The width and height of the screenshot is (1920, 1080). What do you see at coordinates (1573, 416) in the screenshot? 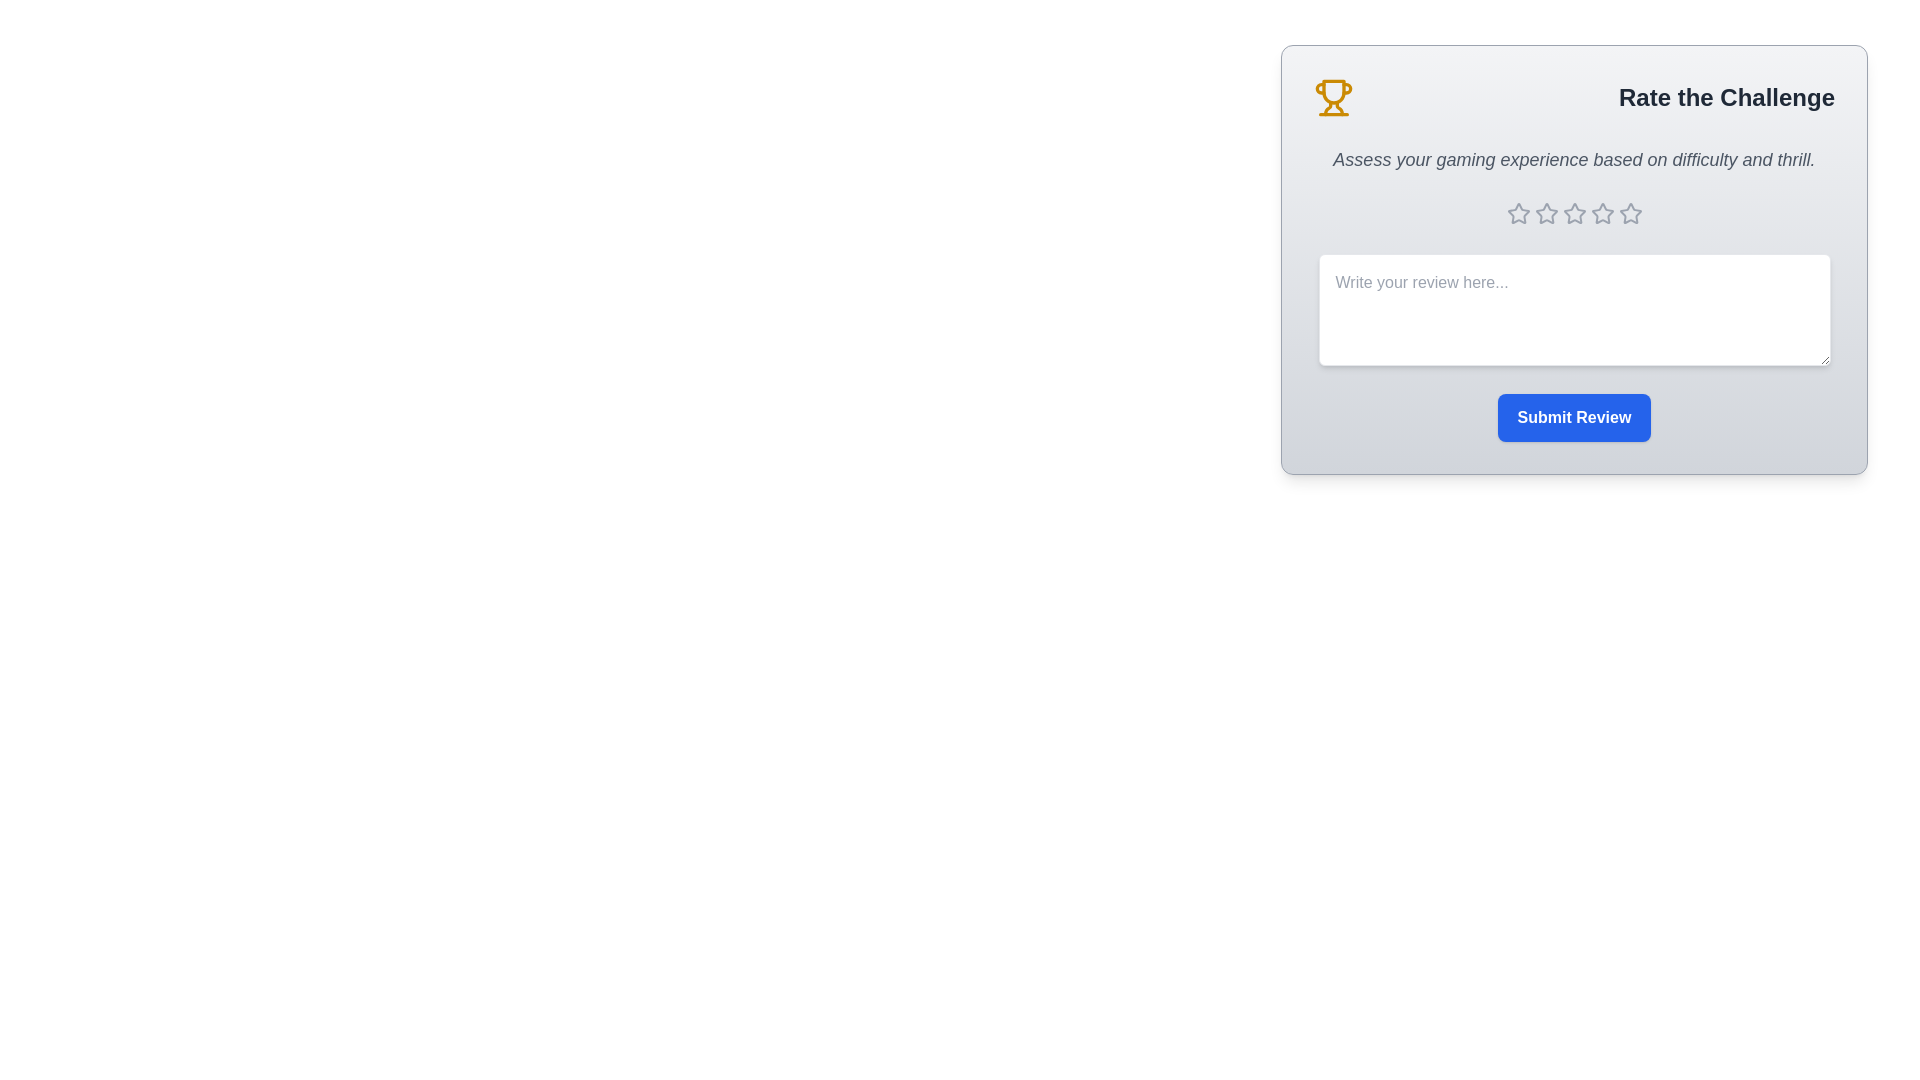
I see `the 'Submit Review' button` at bounding box center [1573, 416].